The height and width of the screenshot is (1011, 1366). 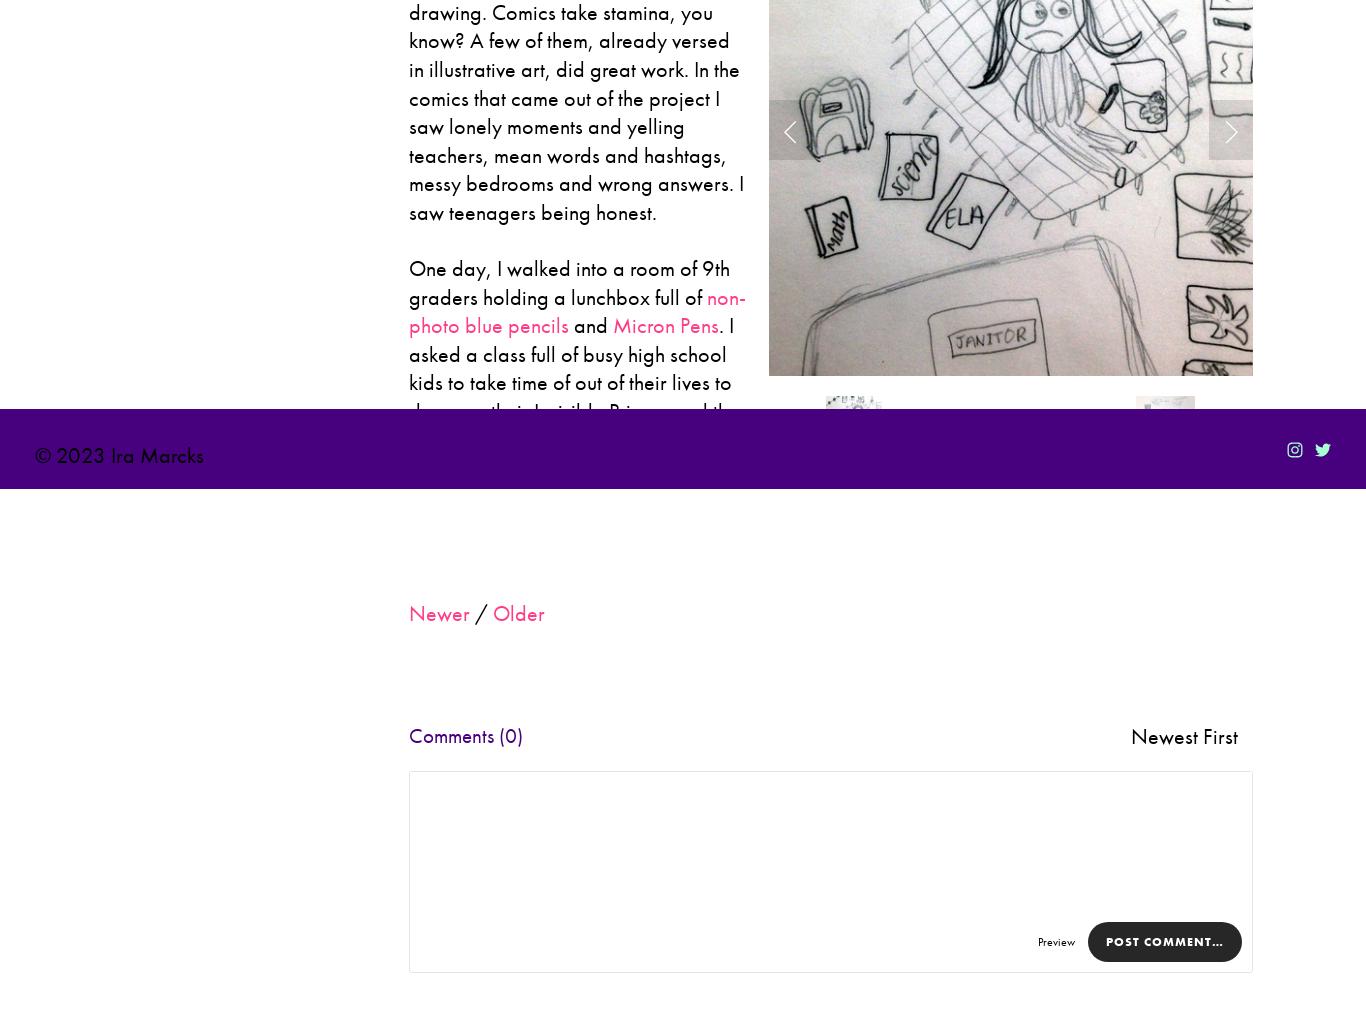 What do you see at coordinates (1103, 942) in the screenshot?
I see `'Post Comment…'` at bounding box center [1103, 942].